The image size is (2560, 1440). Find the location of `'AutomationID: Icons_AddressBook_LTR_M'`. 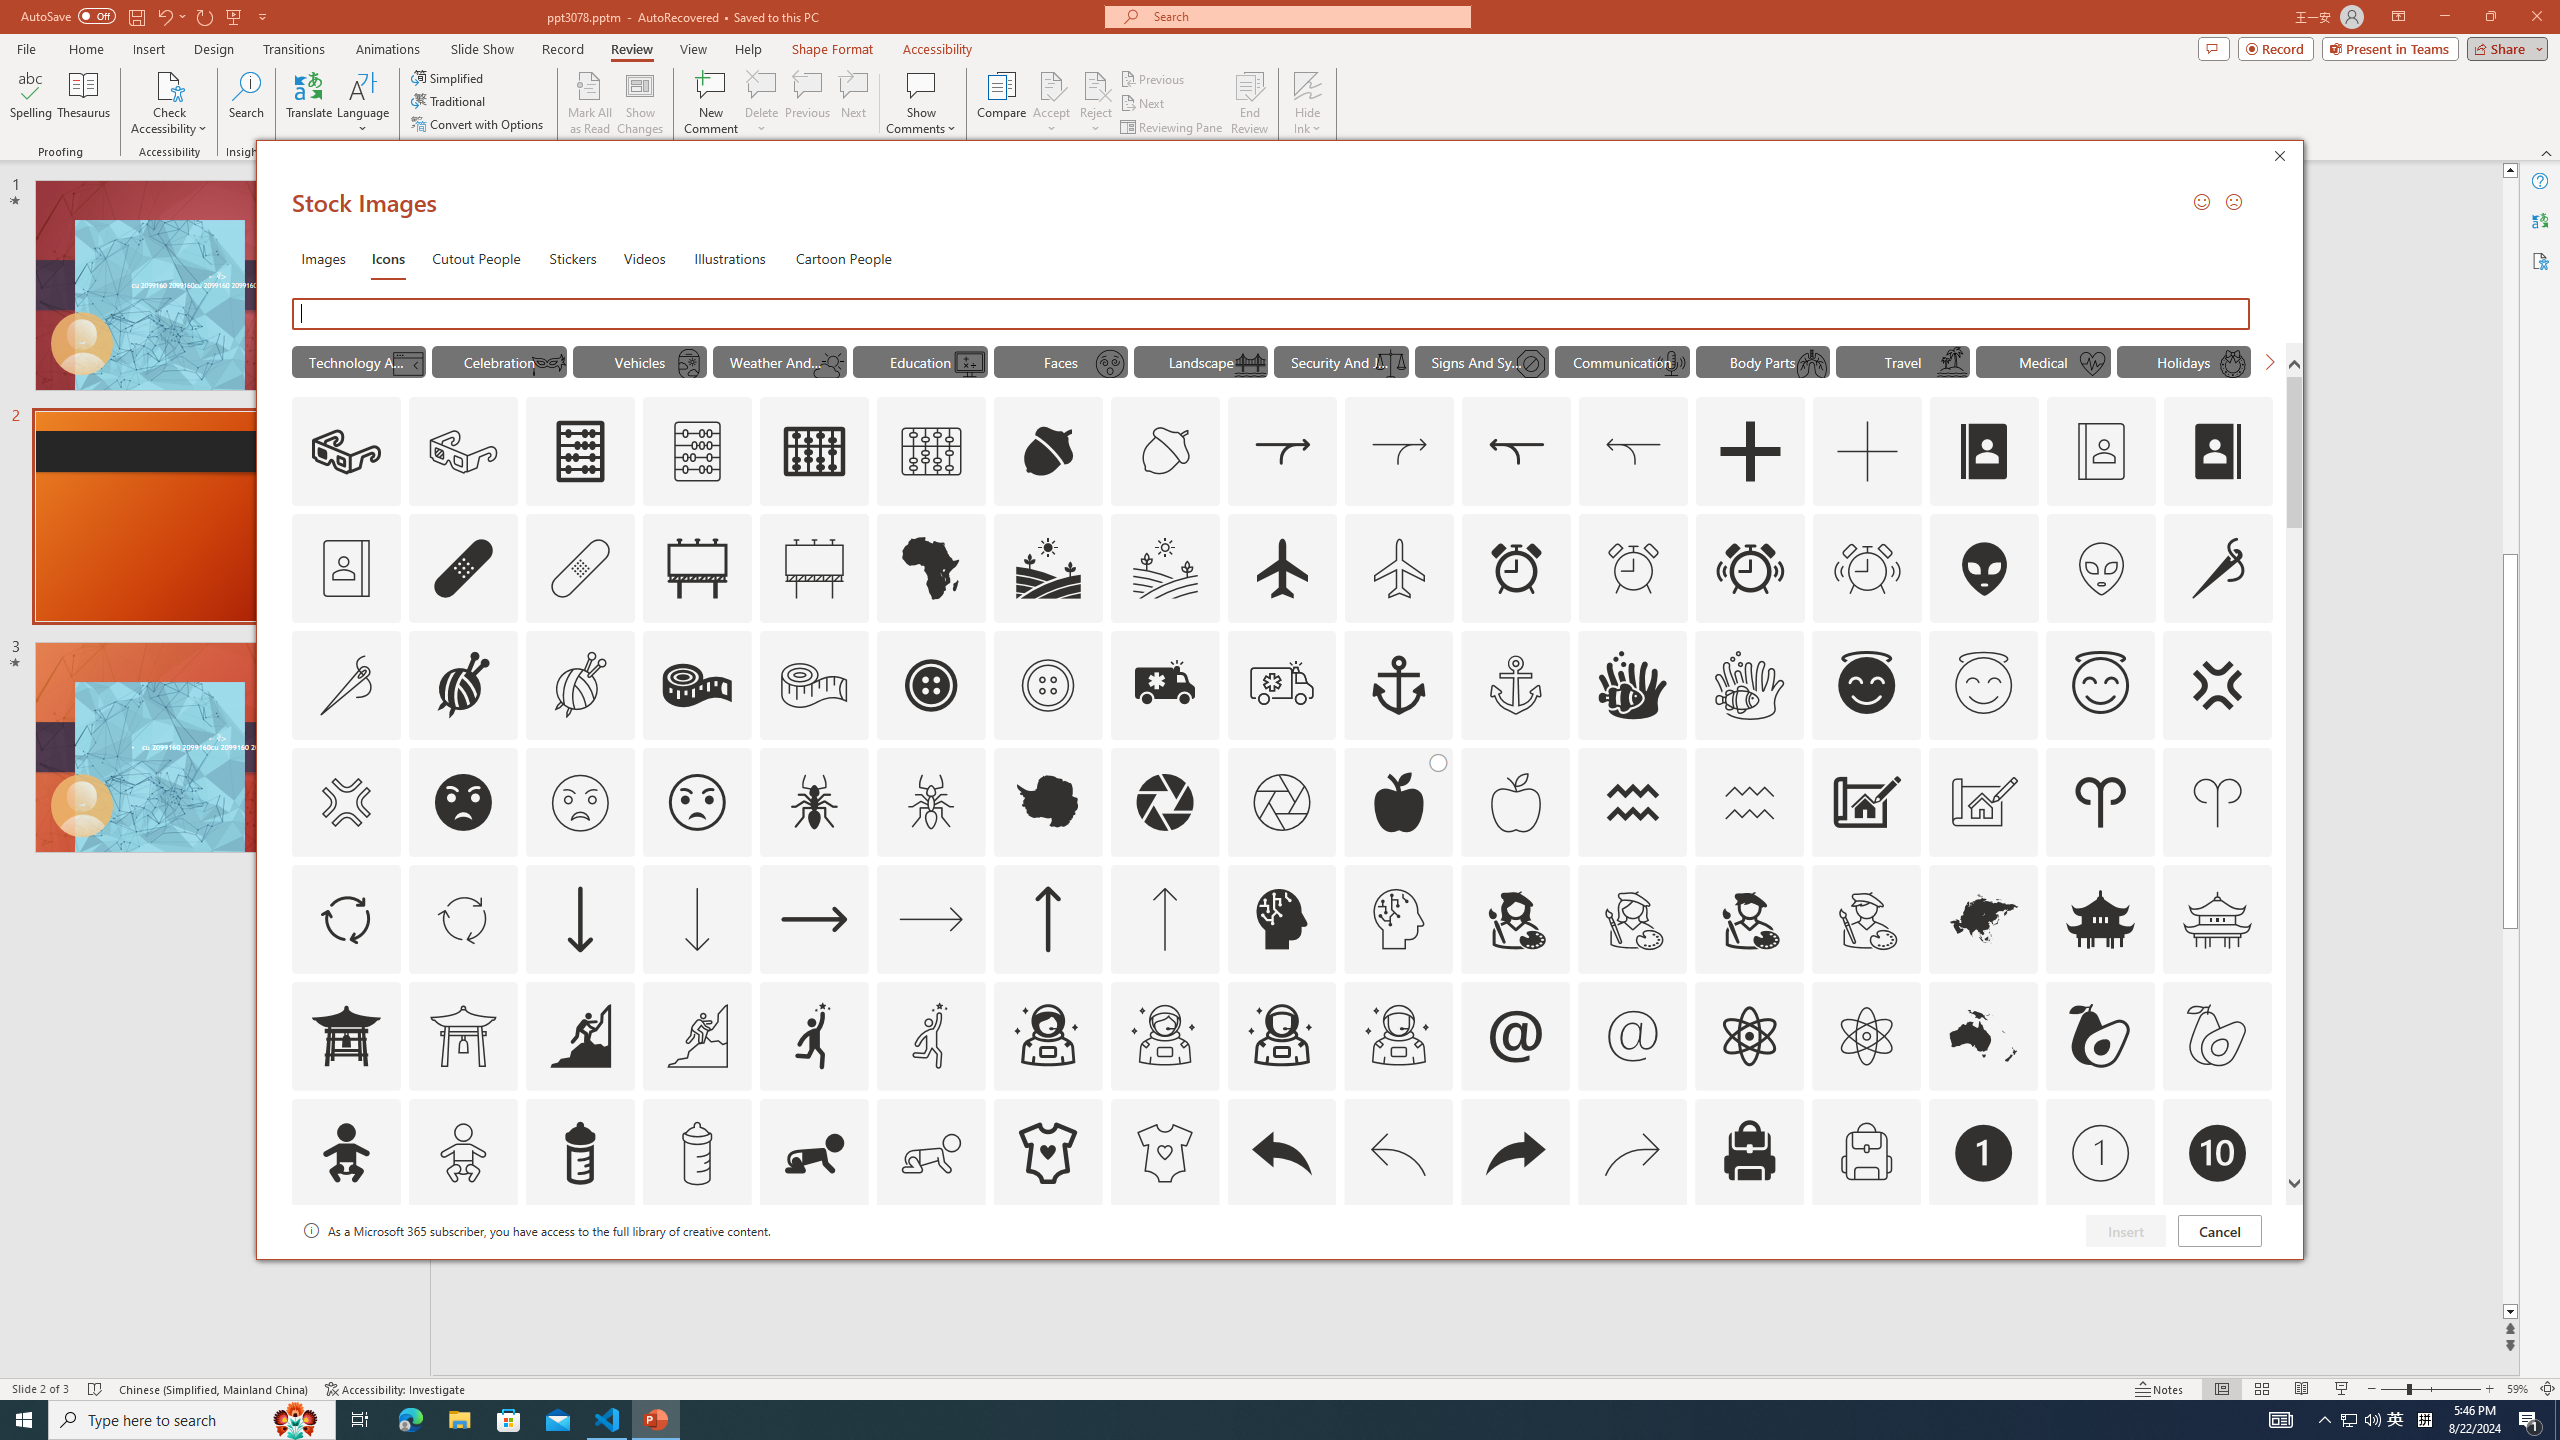

'AutomationID: Icons_AddressBook_LTR_M' is located at coordinates (2100, 451).